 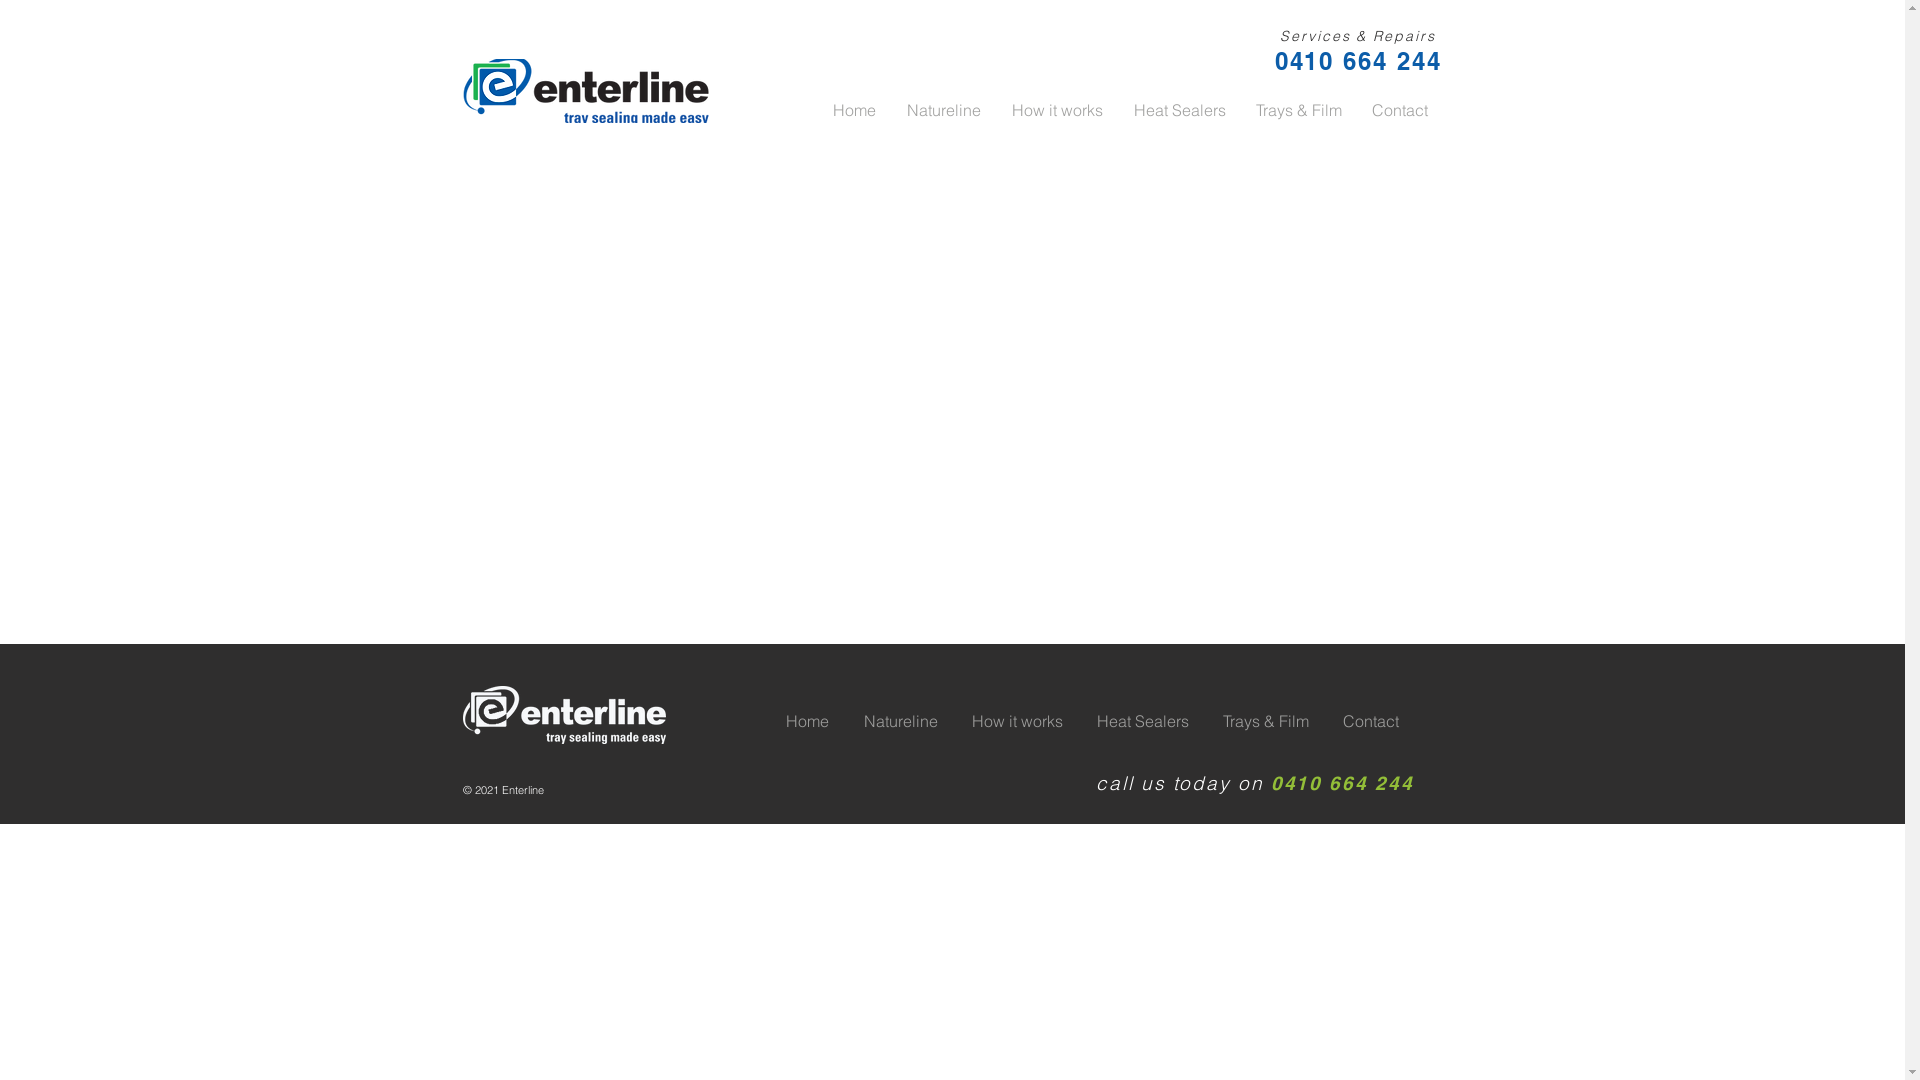 I want to click on 'Natureline', so click(x=897, y=721).